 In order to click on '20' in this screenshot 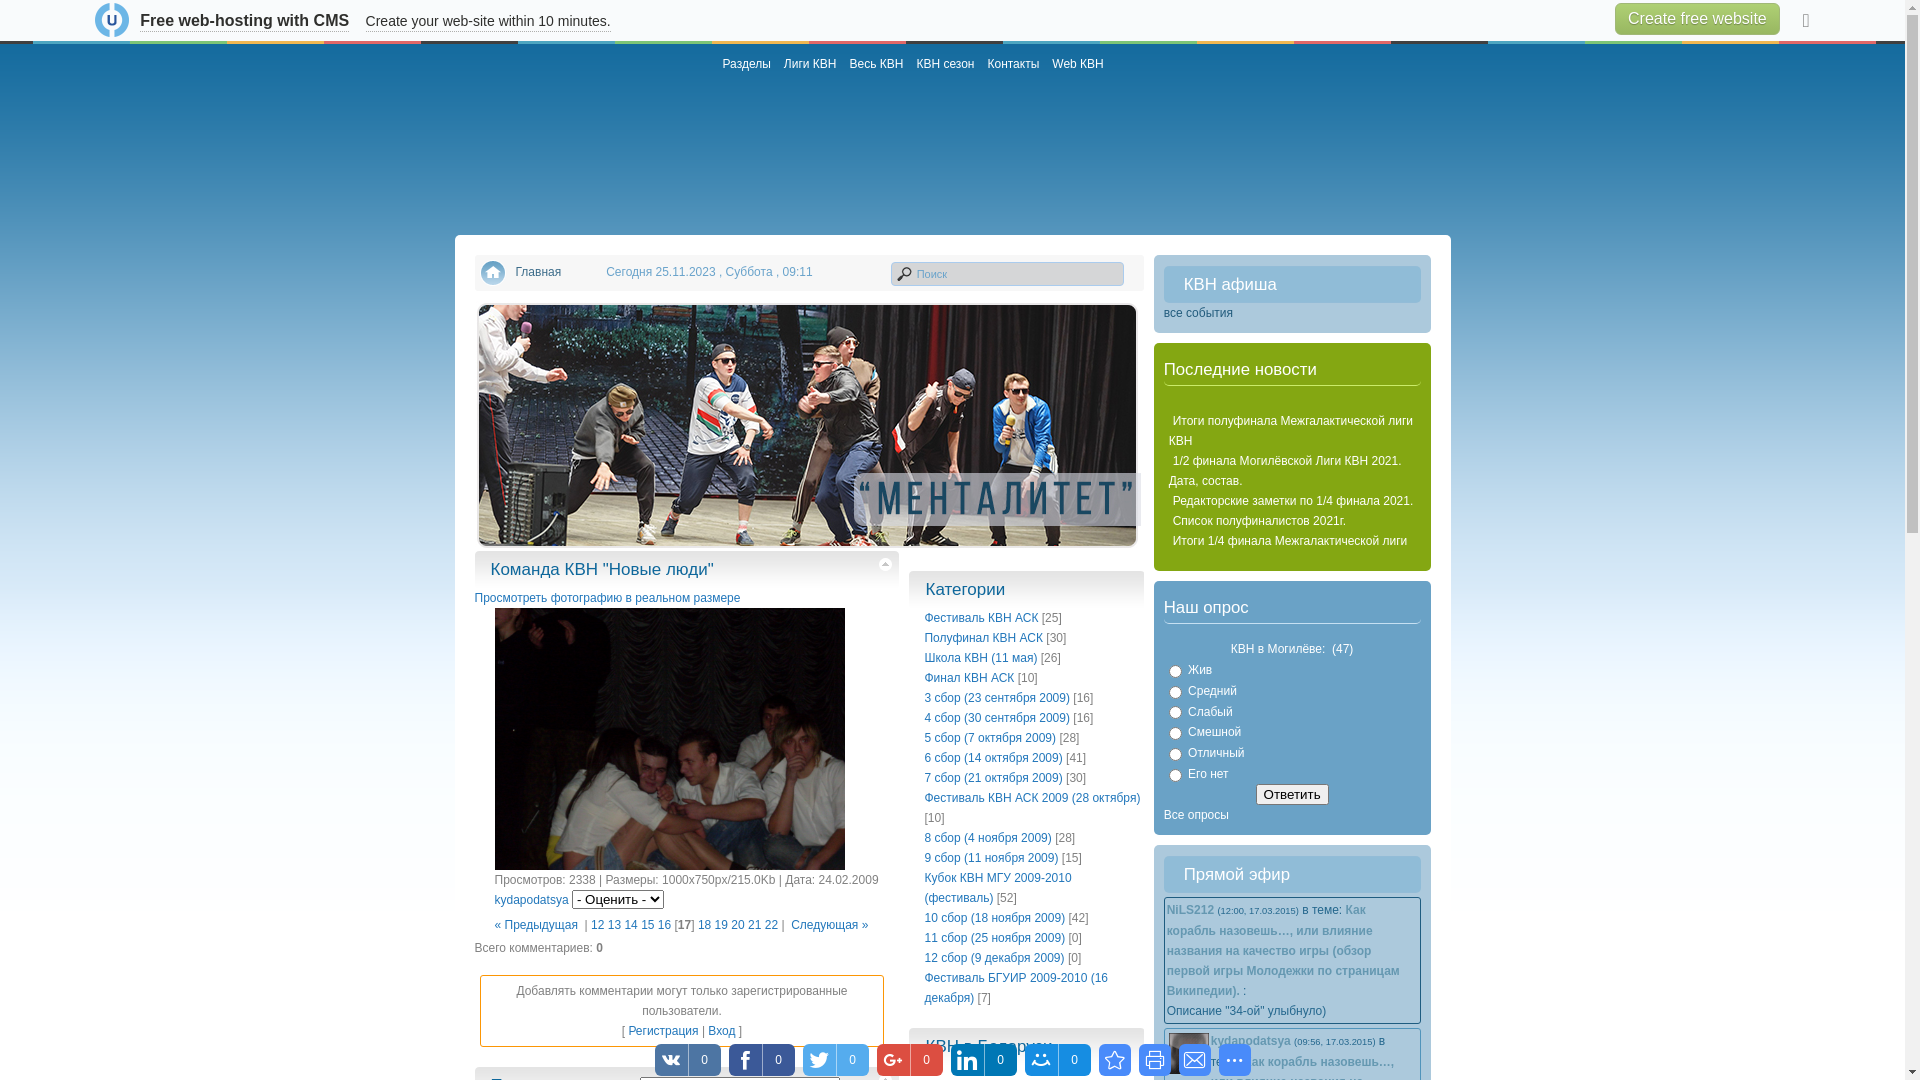, I will do `click(736, 925)`.